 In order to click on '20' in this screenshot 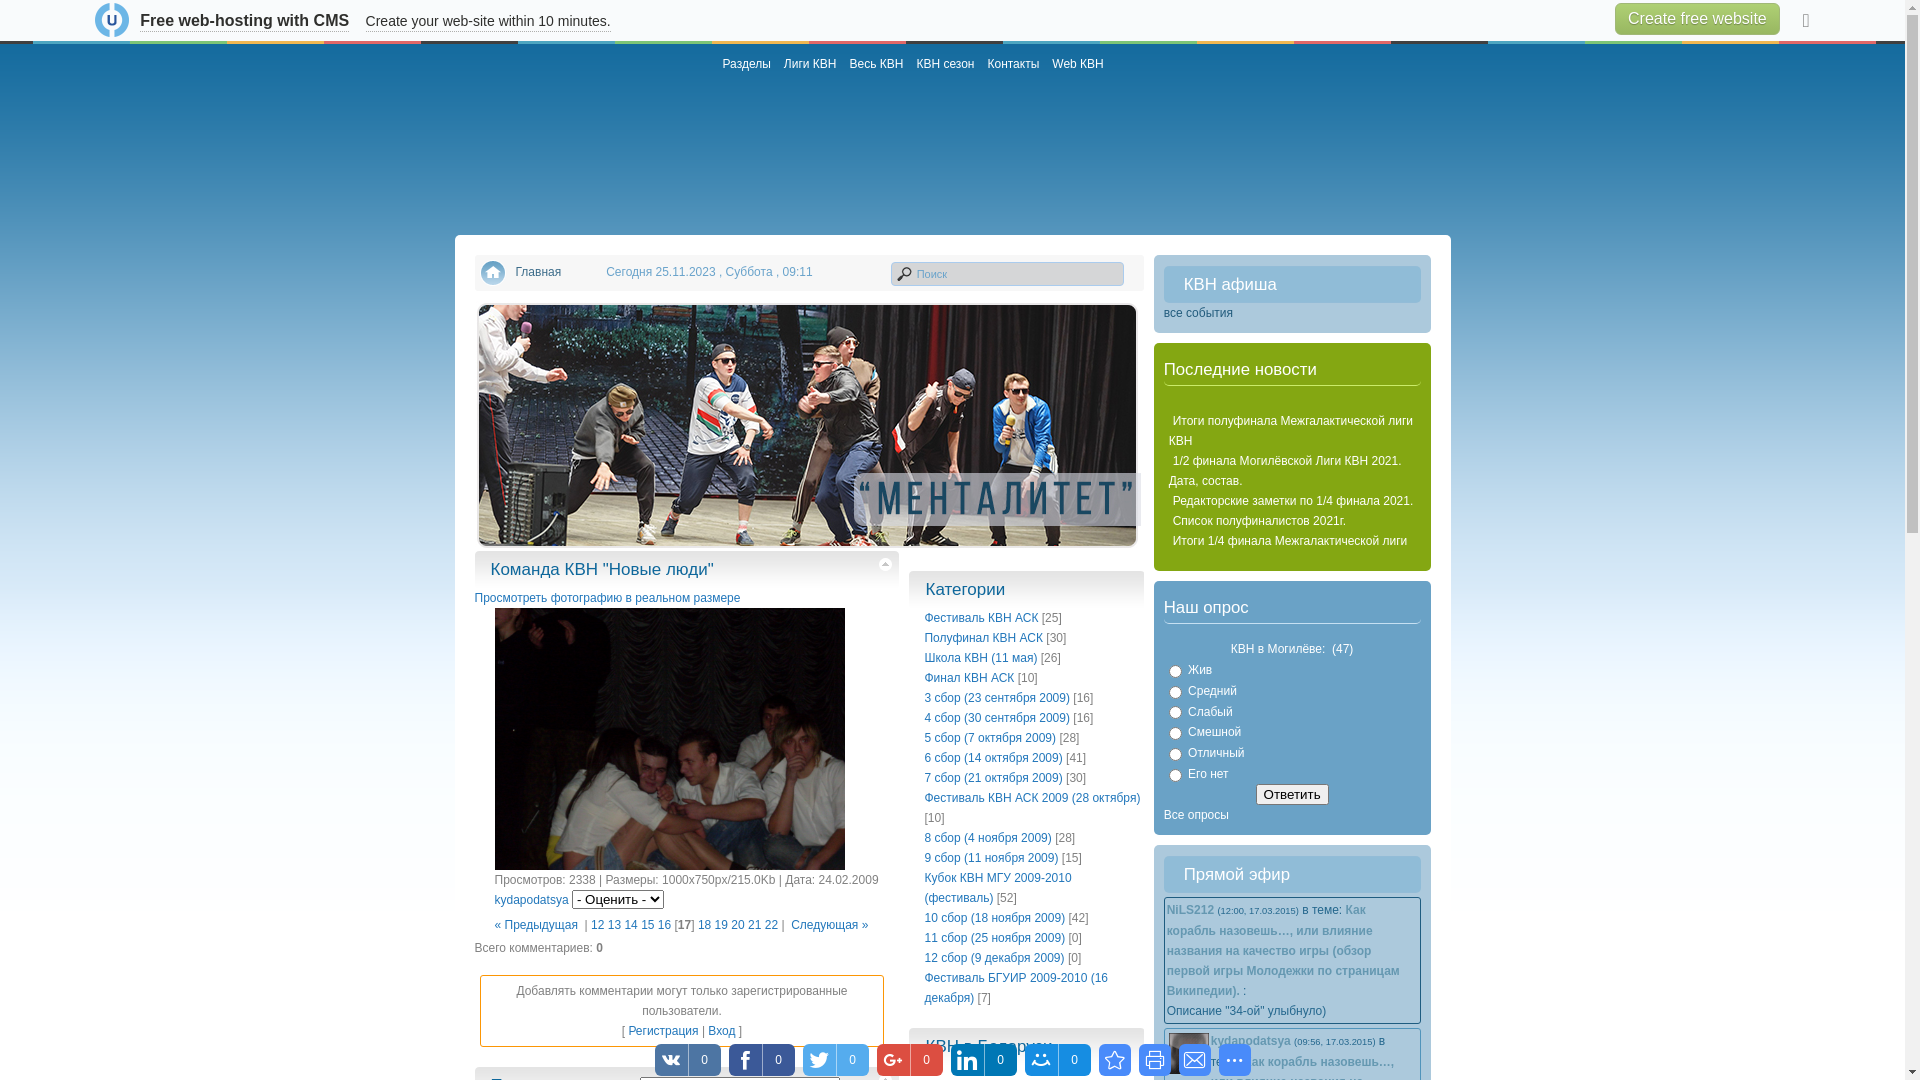, I will do `click(736, 925)`.